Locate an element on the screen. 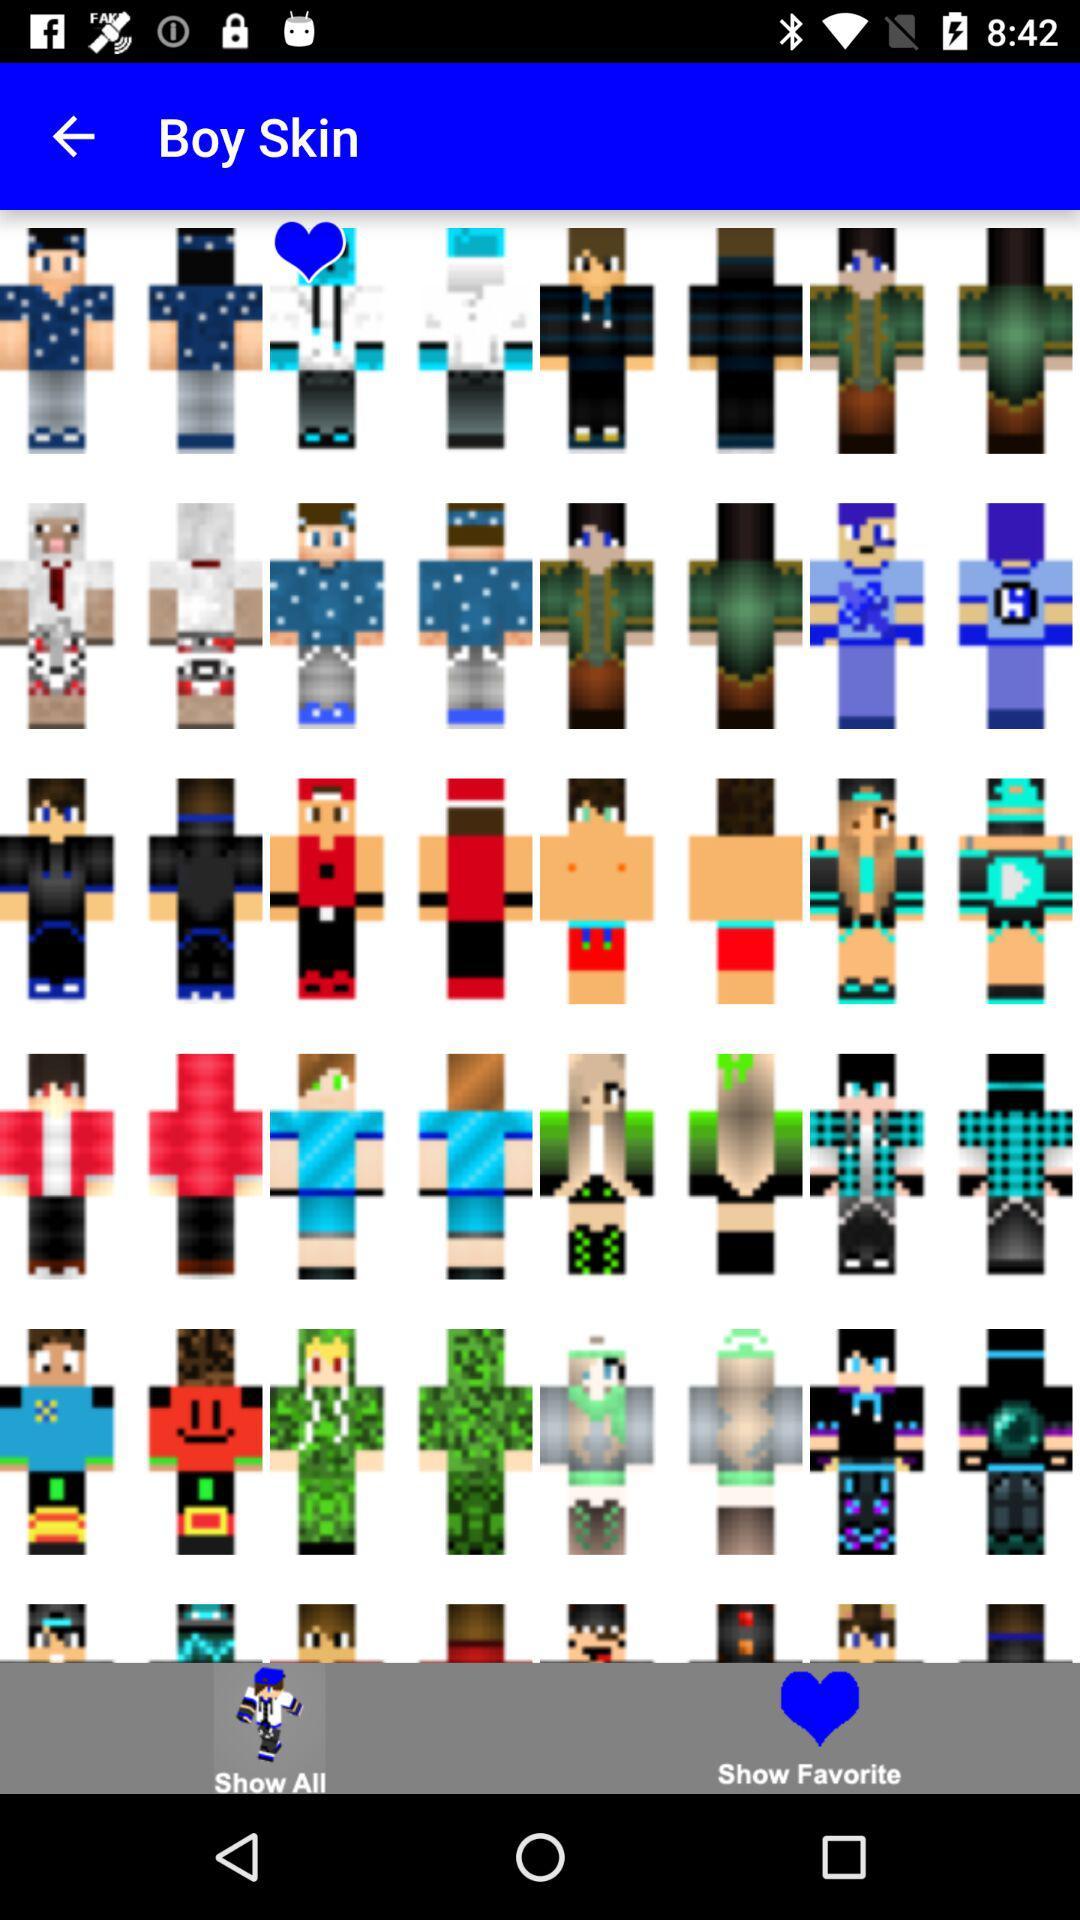  show favourite skins is located at coordinates (810, 1727).